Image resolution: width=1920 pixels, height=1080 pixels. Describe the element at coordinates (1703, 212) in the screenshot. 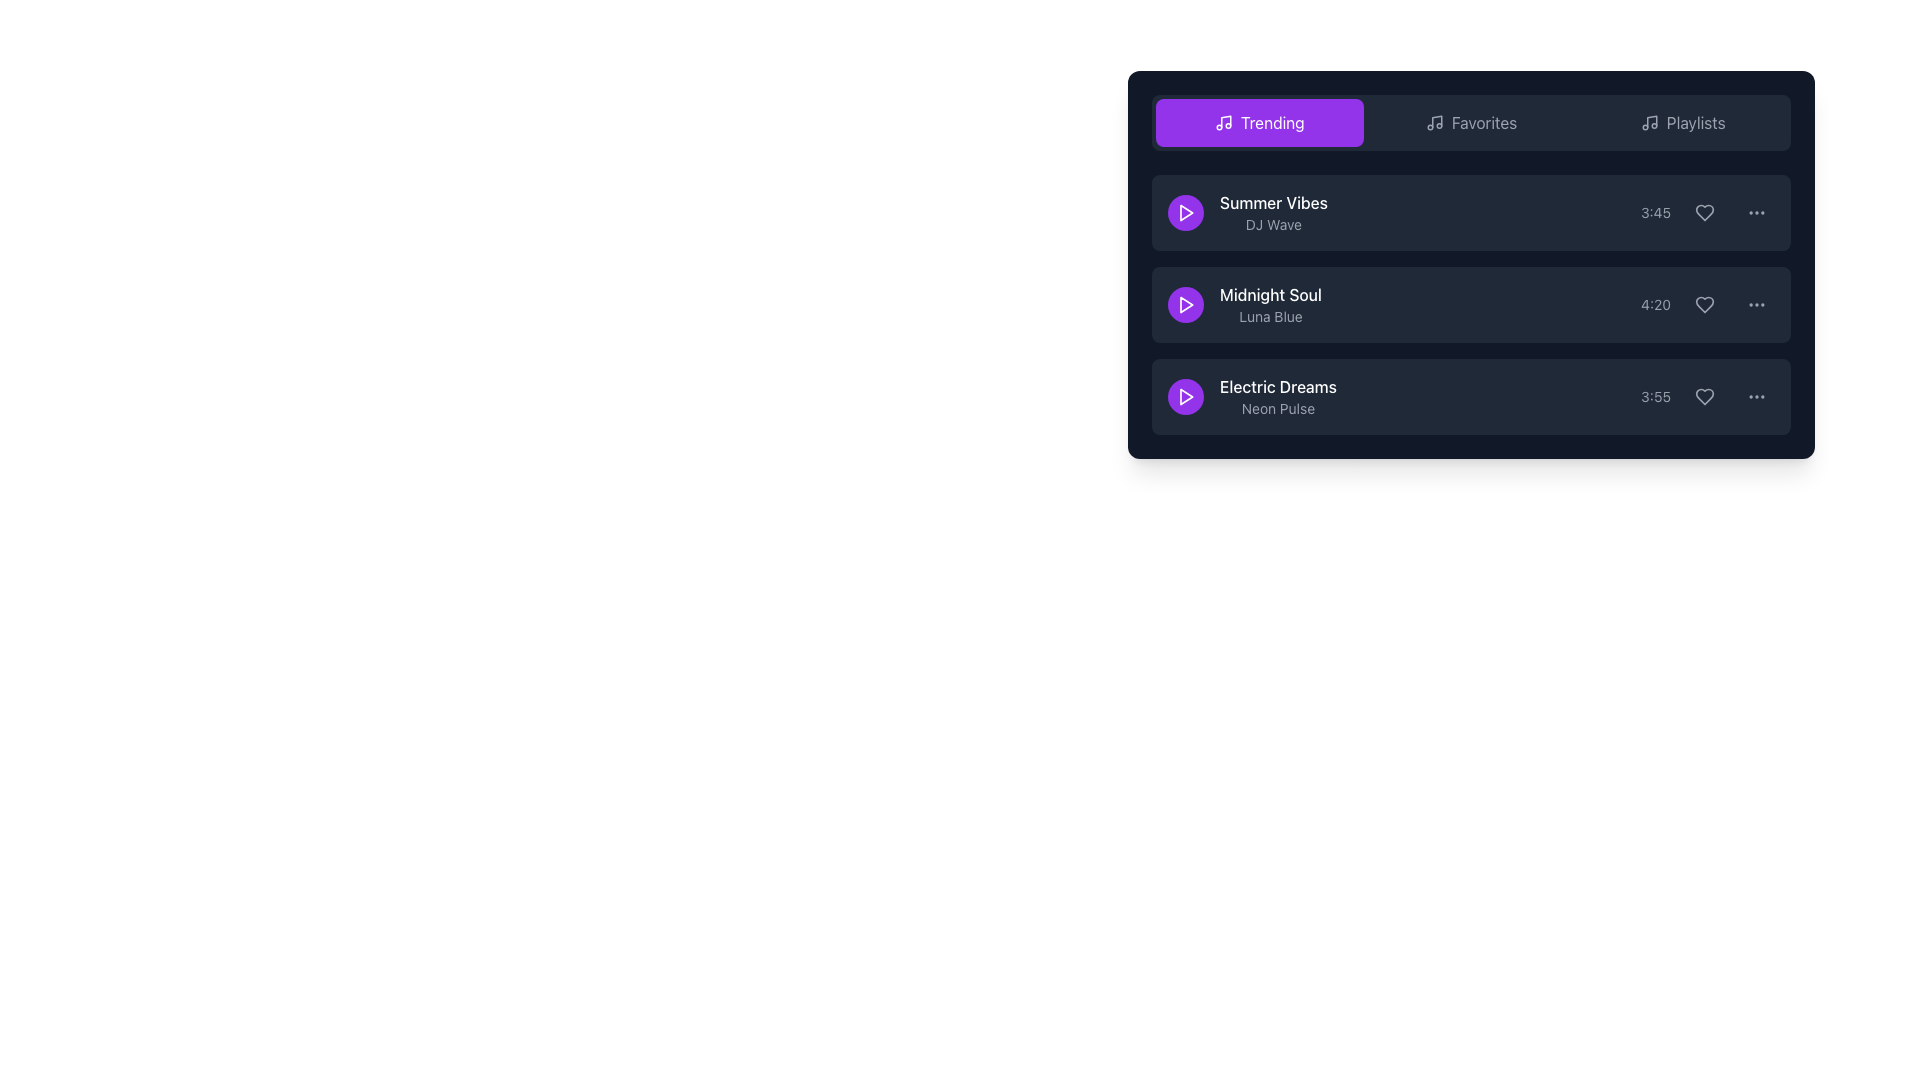

I see `the favorite button located to the right of the time display '3:45' for accessibility navigation` at that location.